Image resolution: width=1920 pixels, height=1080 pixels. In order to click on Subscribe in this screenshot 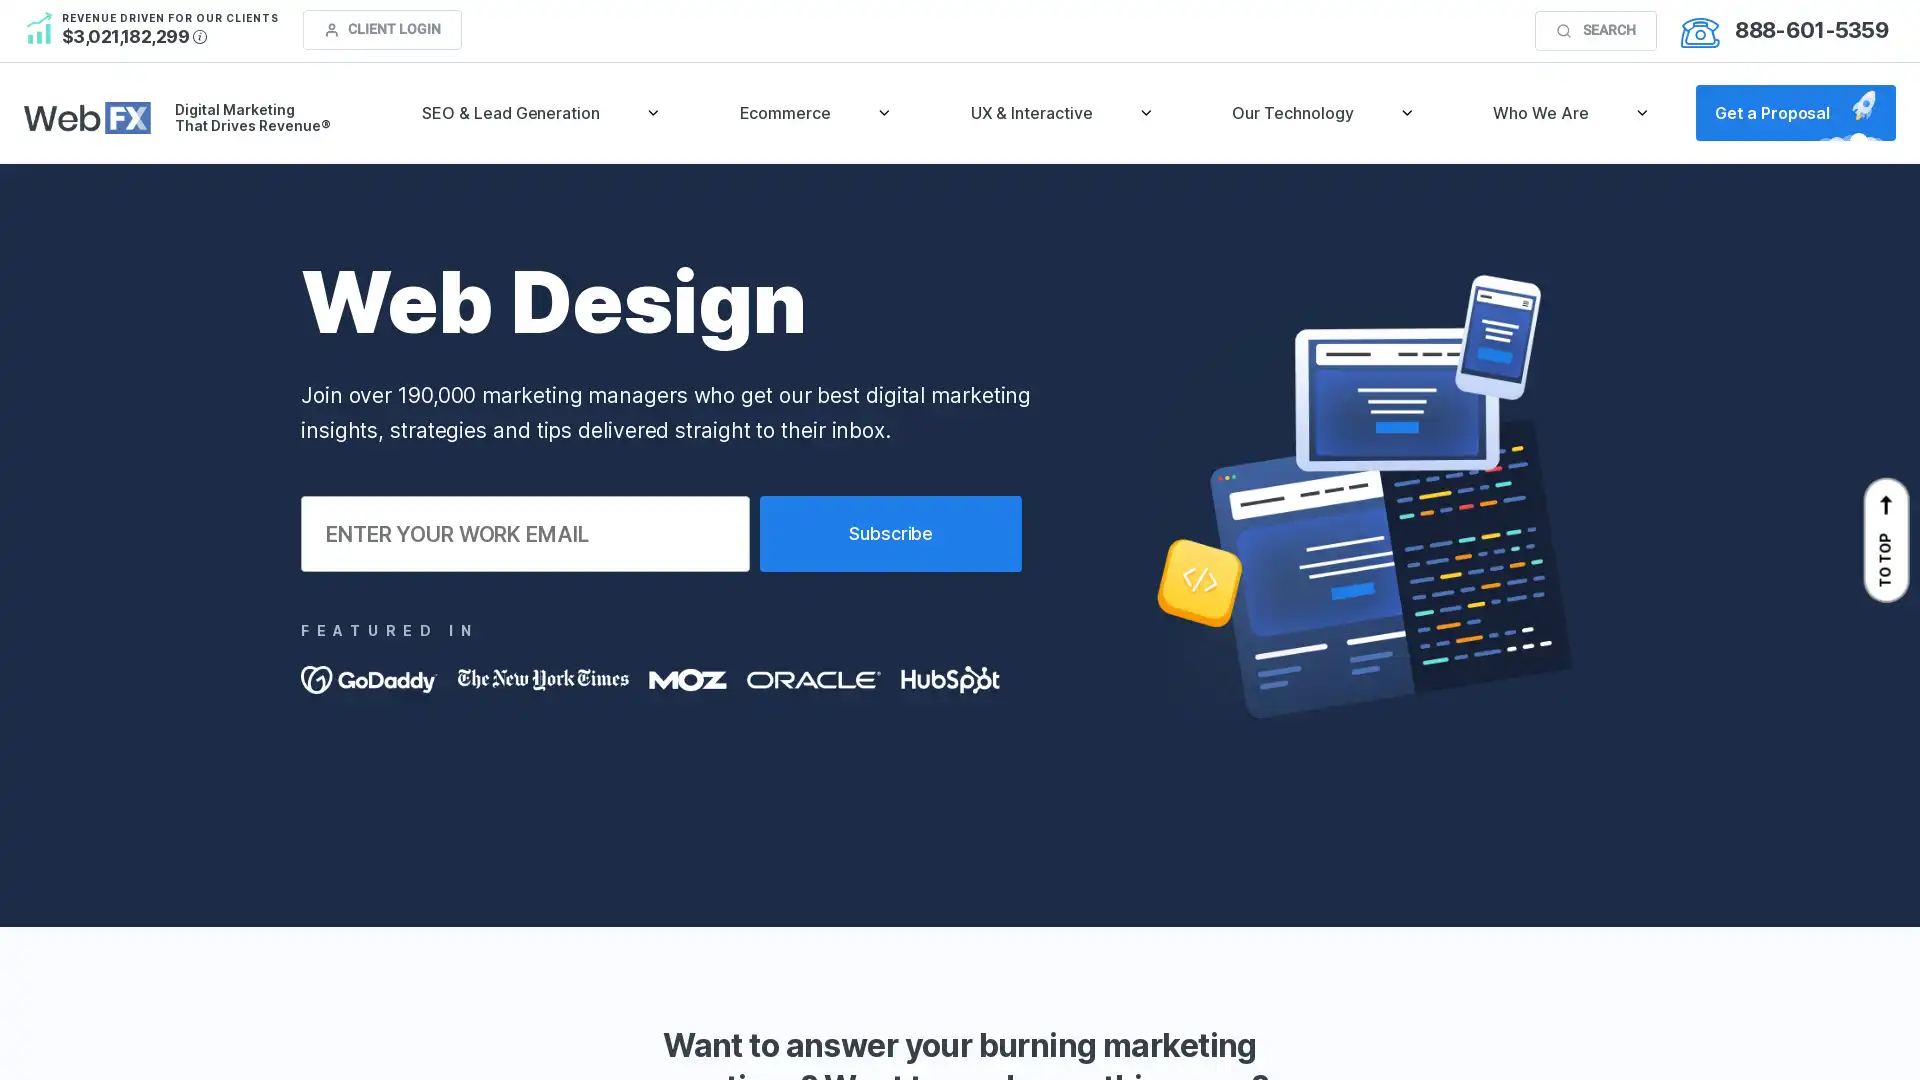, I will do `click(890, 532)`.